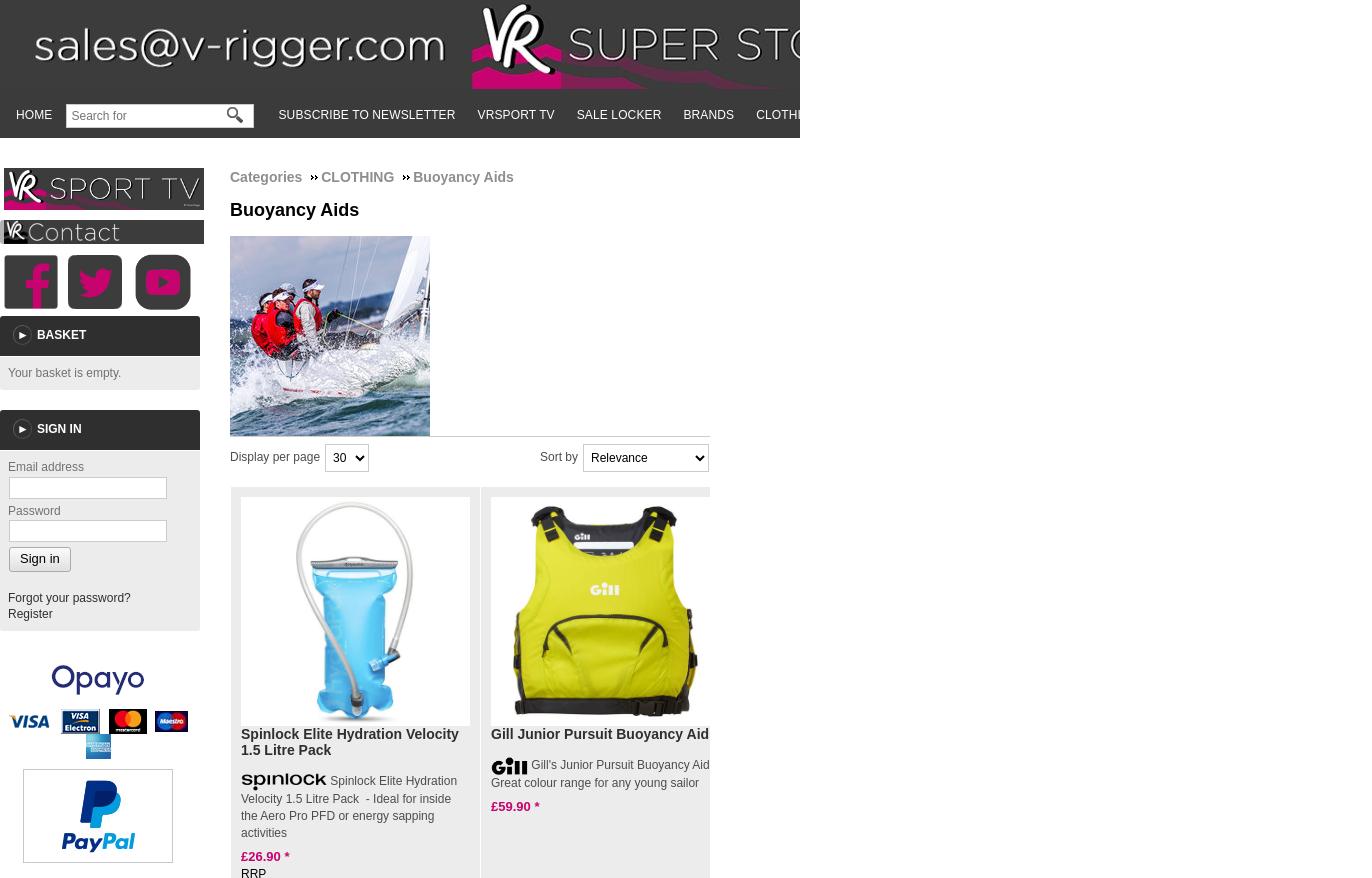 This screenshot has height=878, width=1372. I want to click on 'SUP', so click(1143, 112).